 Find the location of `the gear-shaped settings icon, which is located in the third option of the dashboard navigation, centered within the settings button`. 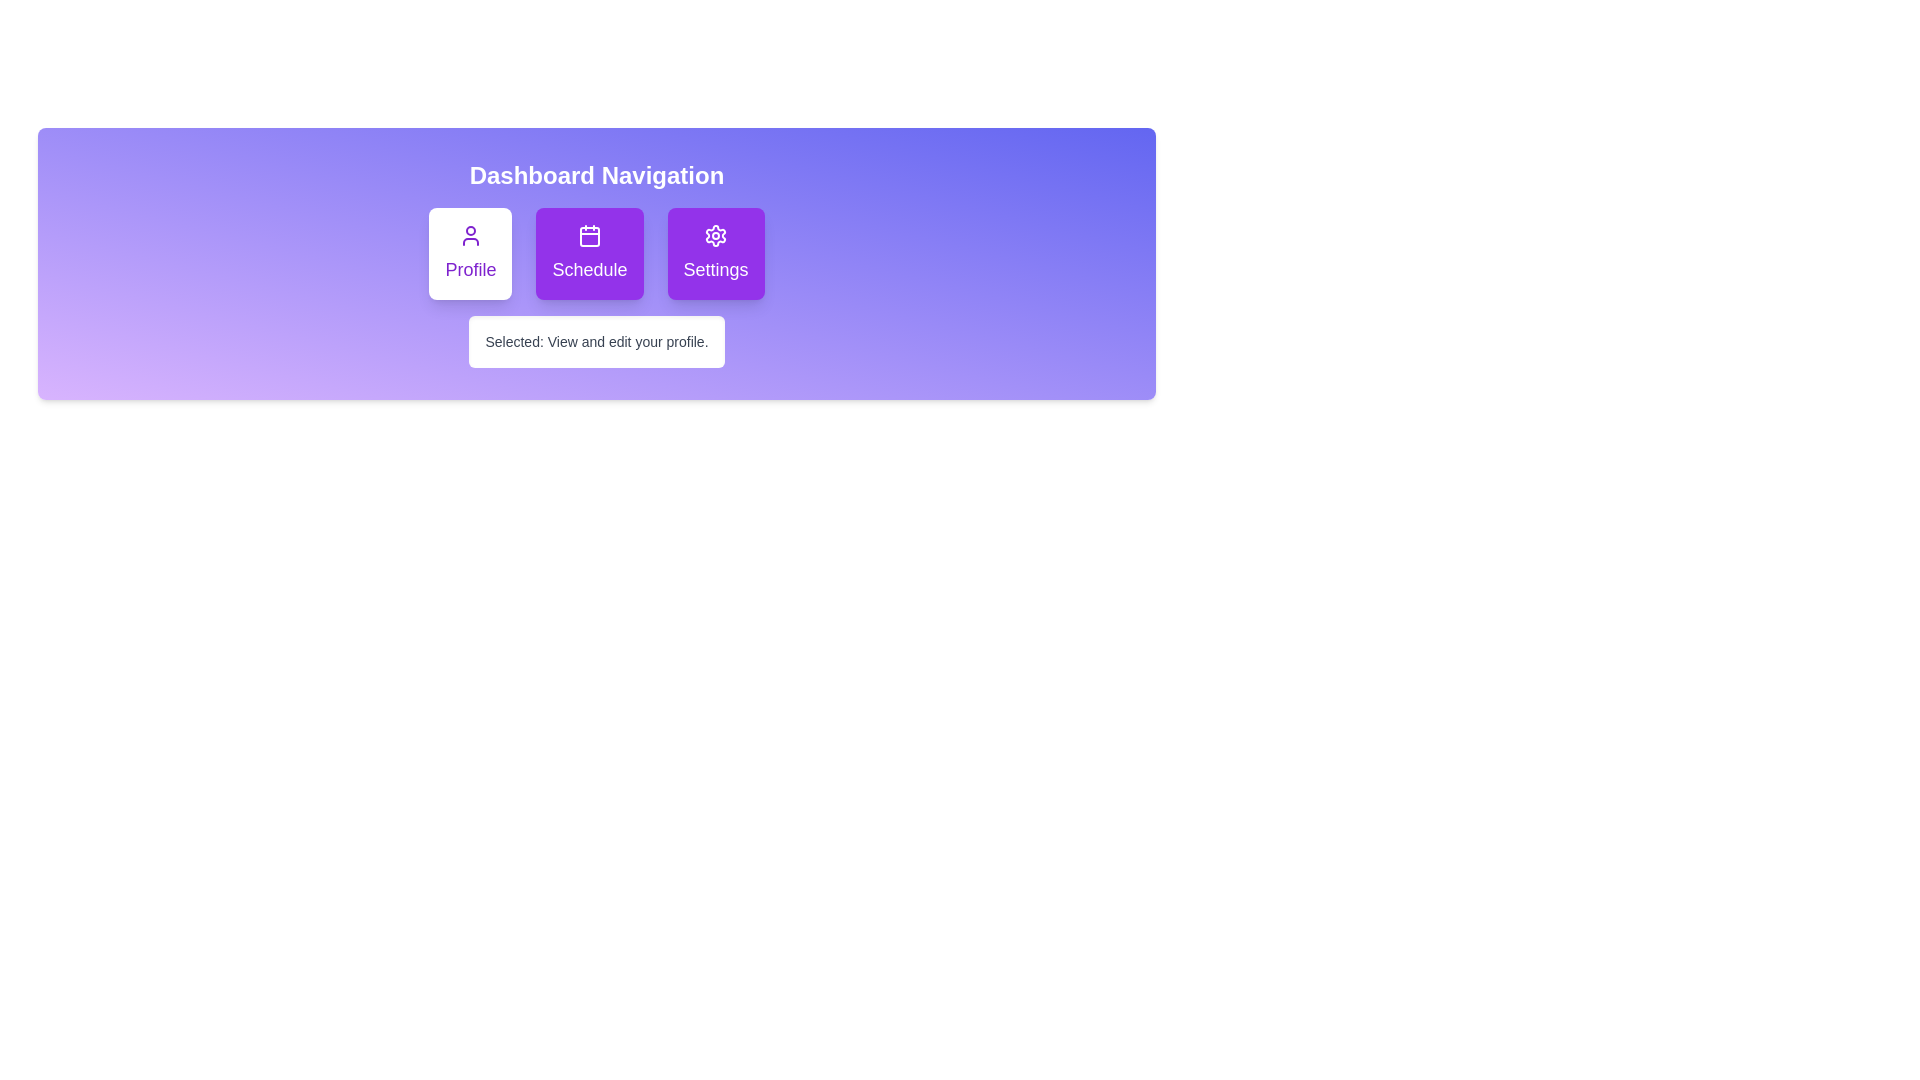

the gear-shaped settings icon, which is located in the third option of the dashboard navigation, centered within the settings button is located at coordinates (715, 234).